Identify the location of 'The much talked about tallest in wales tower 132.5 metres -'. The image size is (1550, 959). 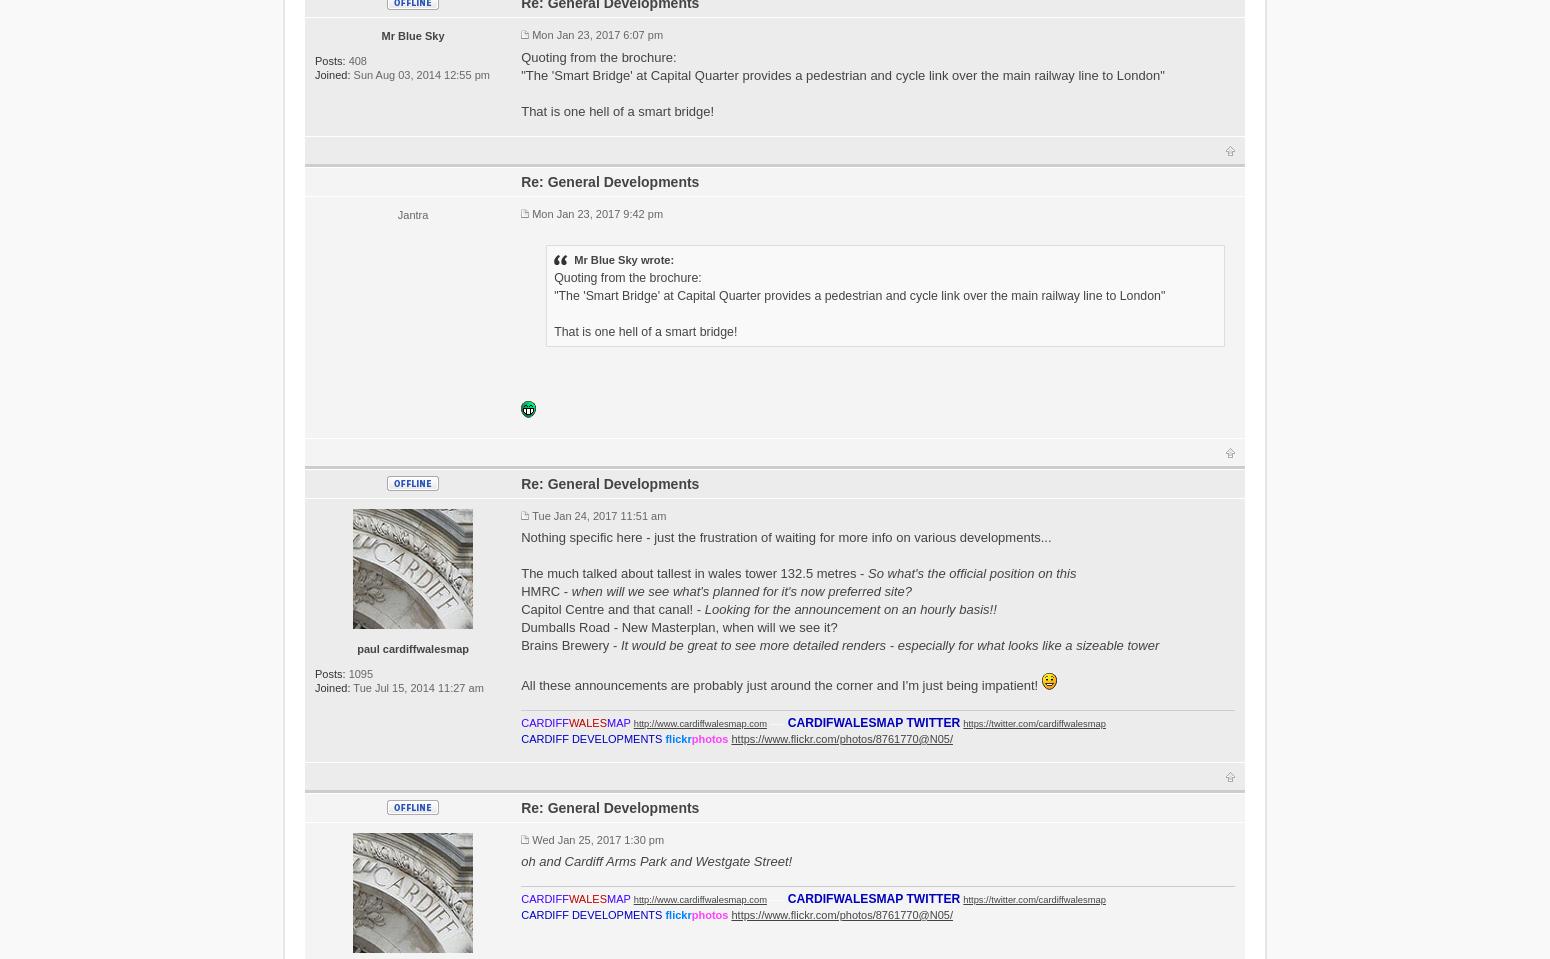
(693, 572).